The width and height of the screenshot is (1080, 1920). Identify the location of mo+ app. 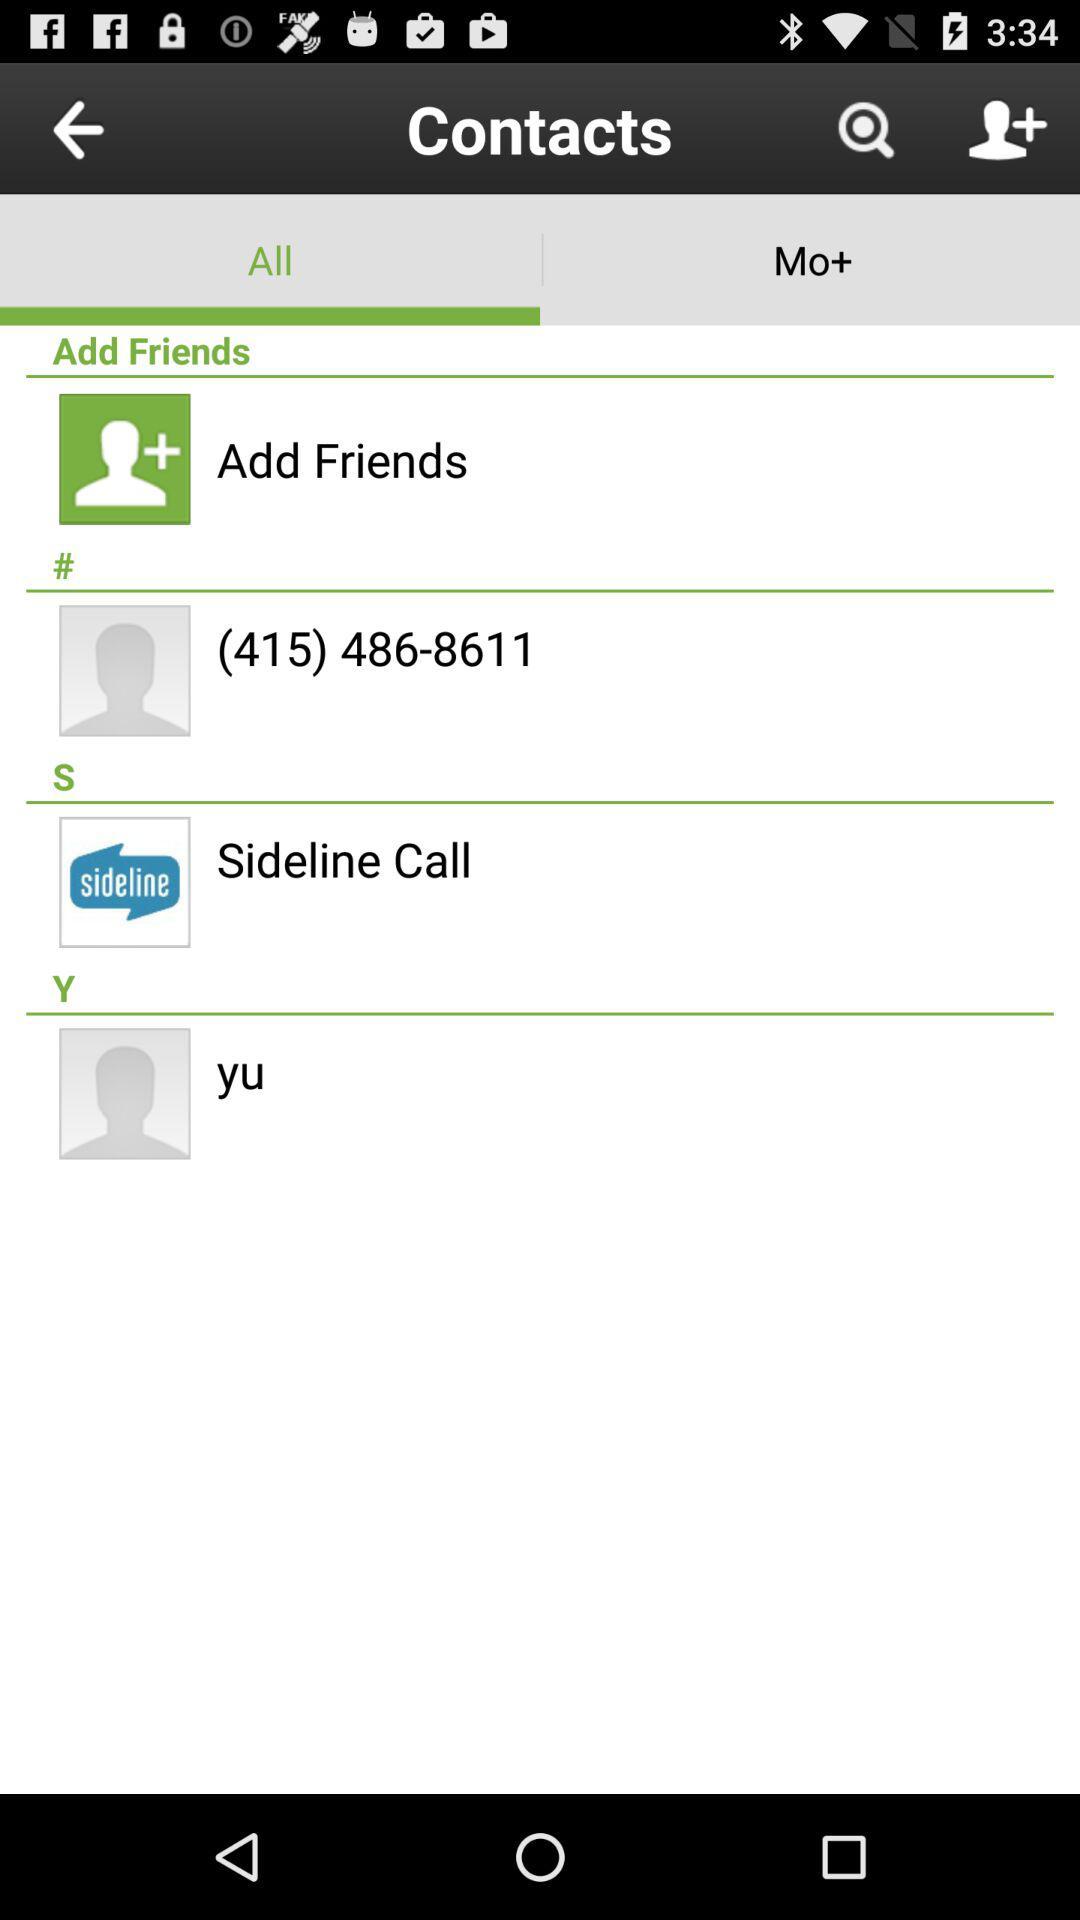
(810, 258).